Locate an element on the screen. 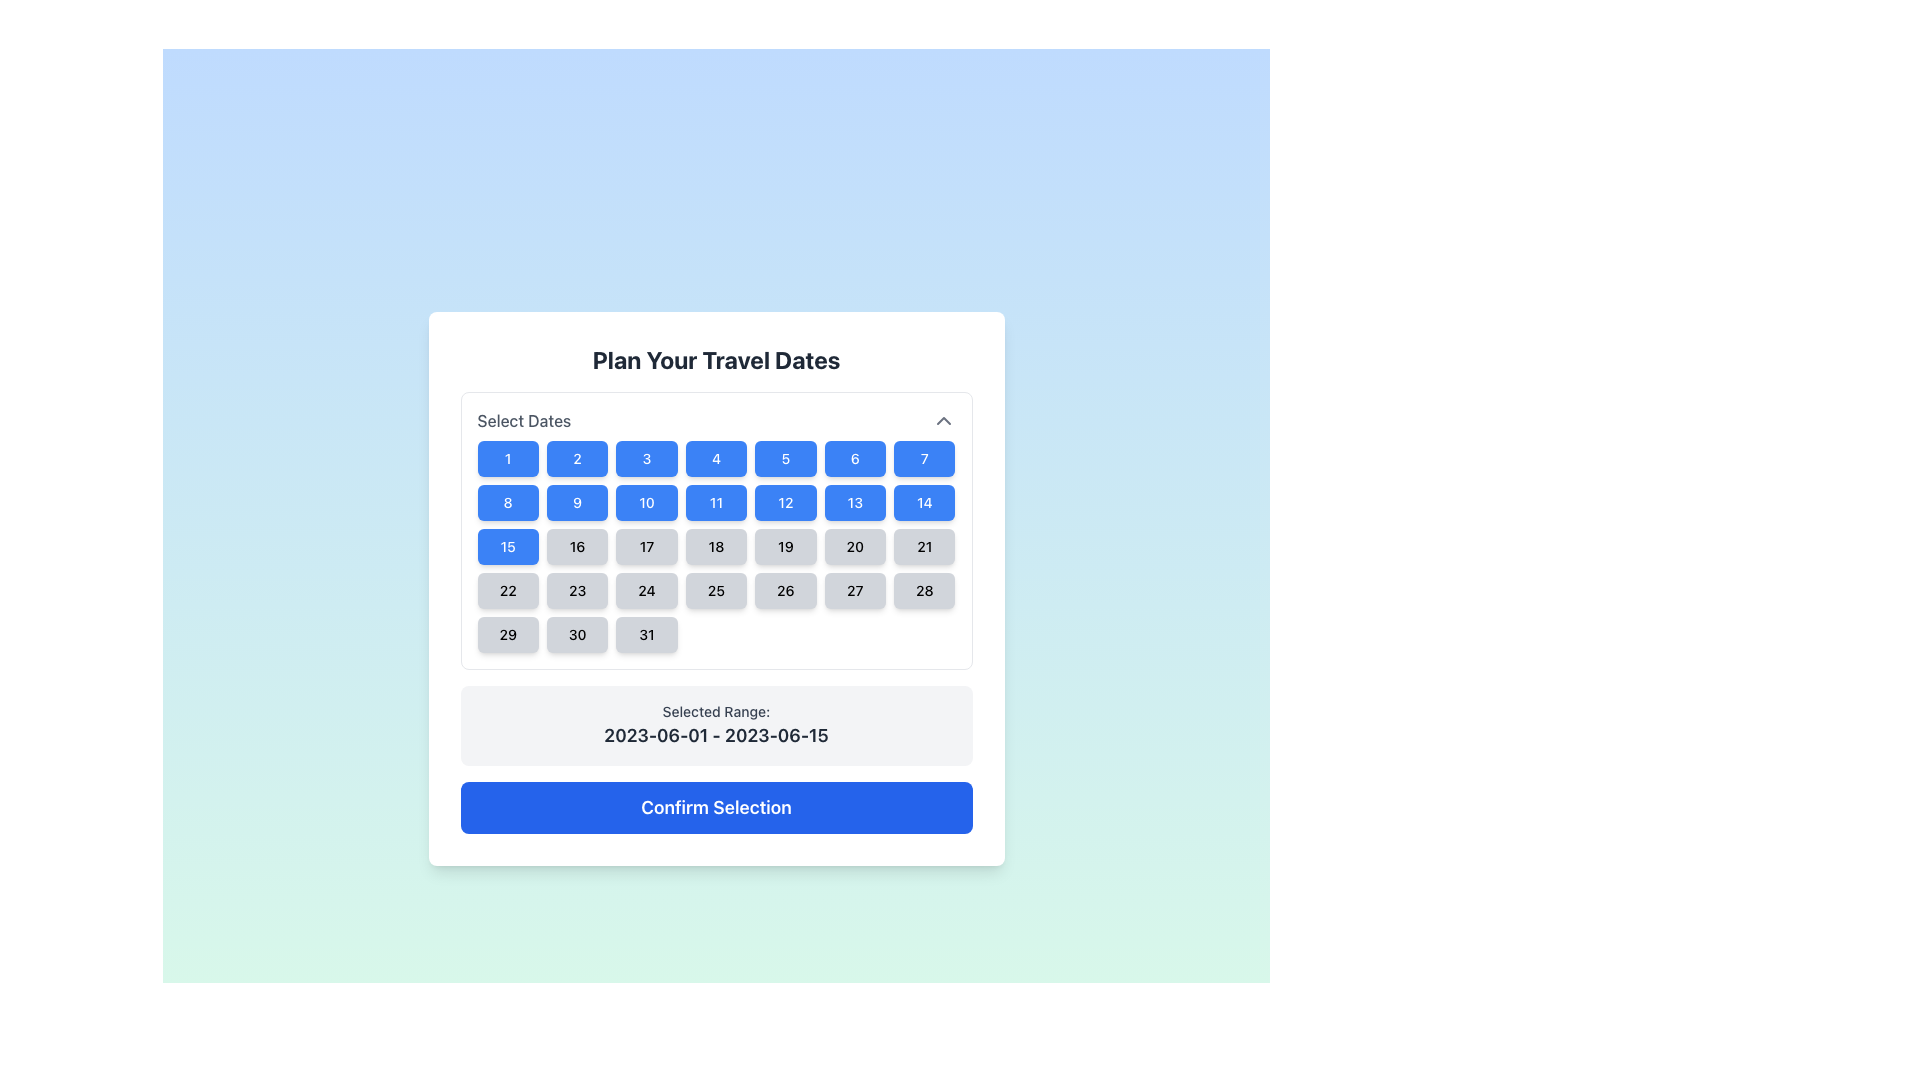 The width and height of the screenshot is (1920, 1080). the 19th button in the calendar interface is located at coordinates (784, 547).